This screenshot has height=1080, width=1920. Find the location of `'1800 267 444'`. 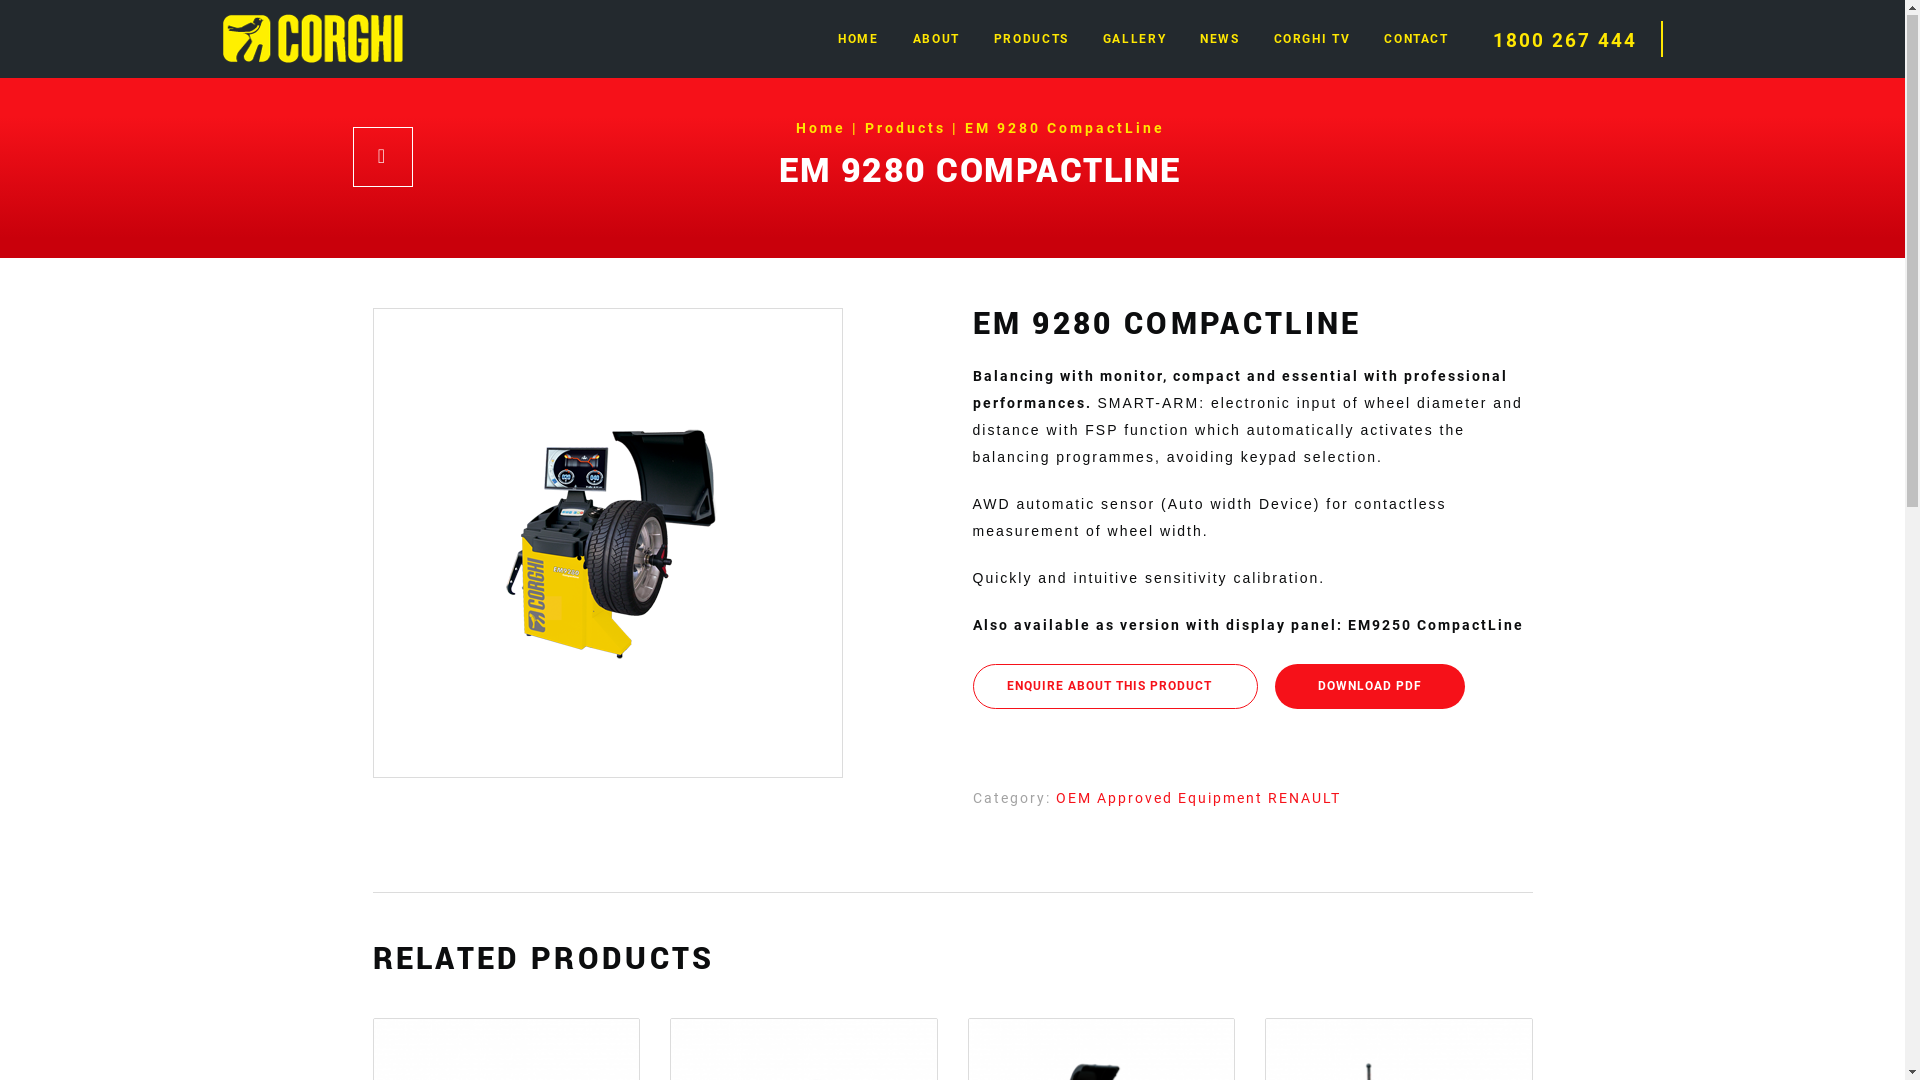

'1800 267 444' is located at coordinates (1559, 41).